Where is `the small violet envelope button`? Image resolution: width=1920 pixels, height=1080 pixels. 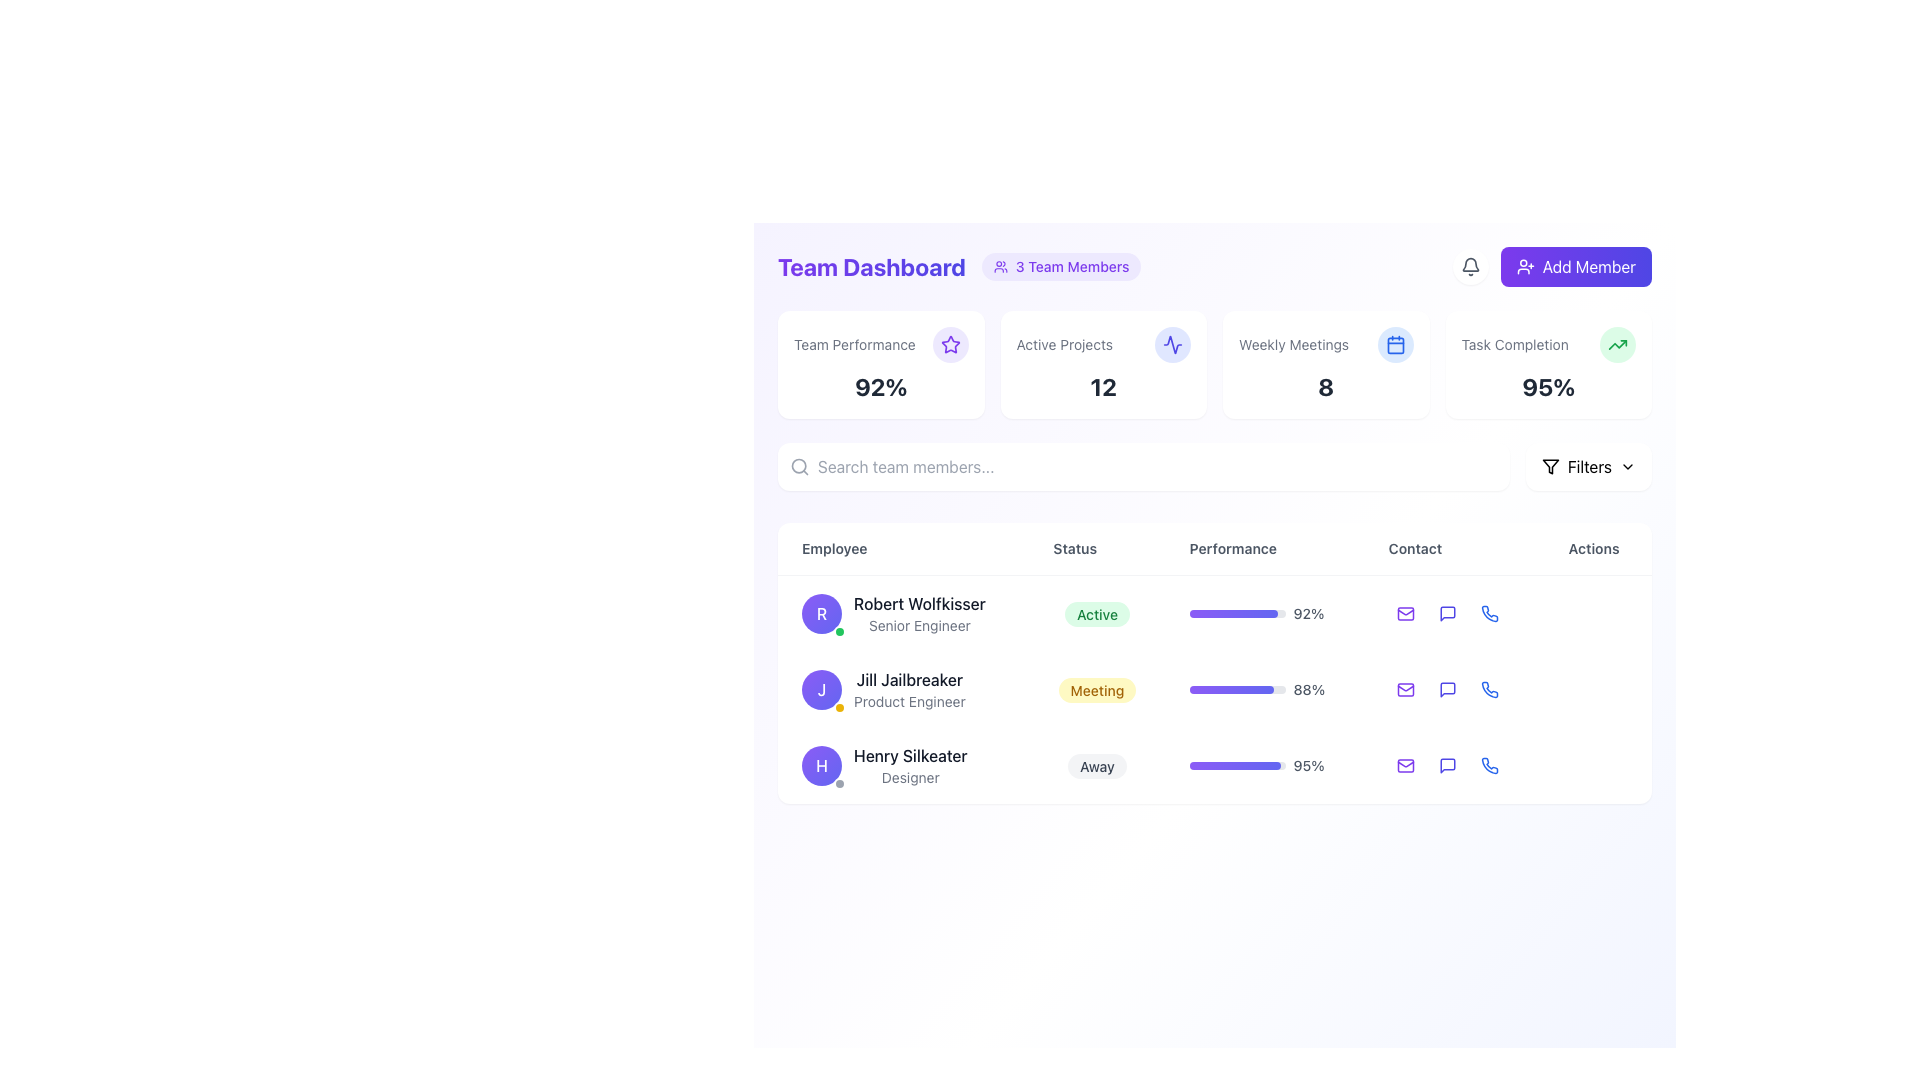 the small violet envelope button is located at coordinates (1404, 689).